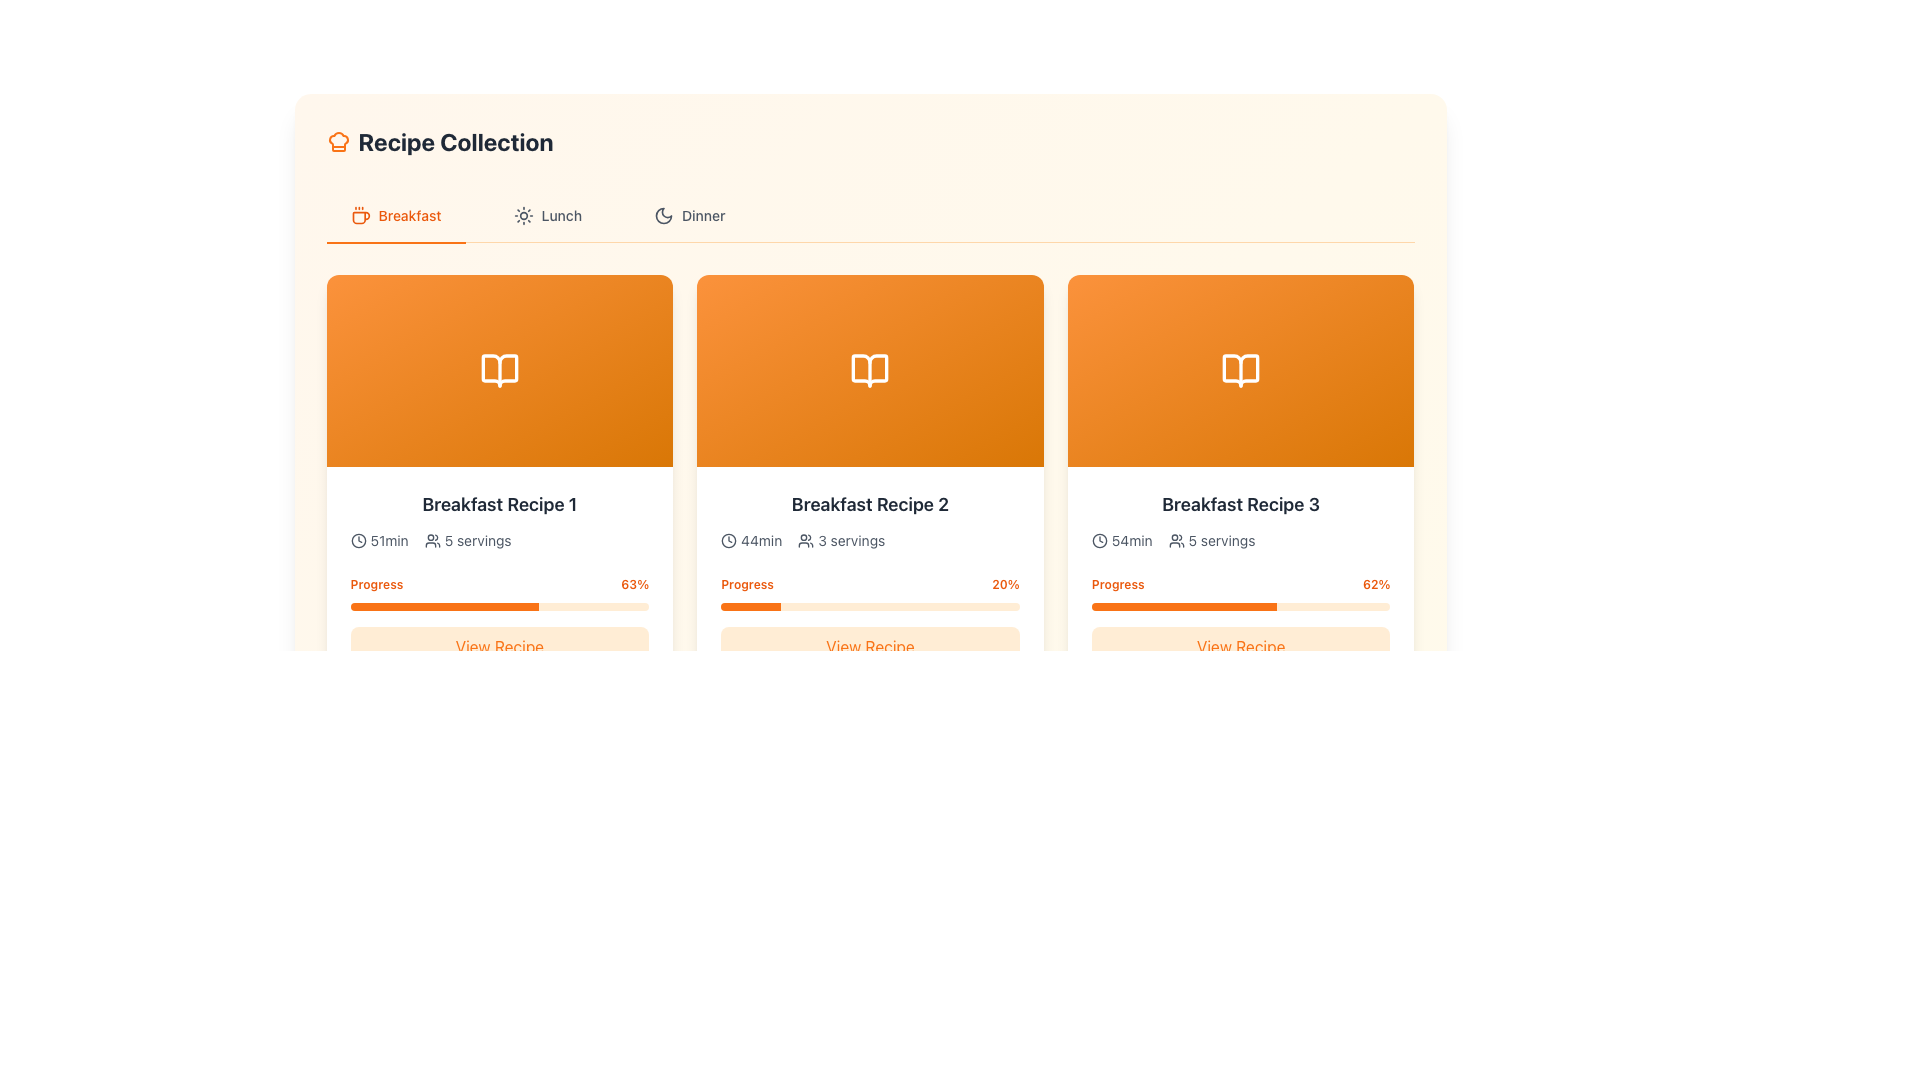  Describe the element at coordinates (499, 588) in the screenshot. I see `the orange progress bar indicating progress for 'Breakfast Recipe 1' in the leftmost column of the three-column grid under the 'Breakfast' tab` at that location.